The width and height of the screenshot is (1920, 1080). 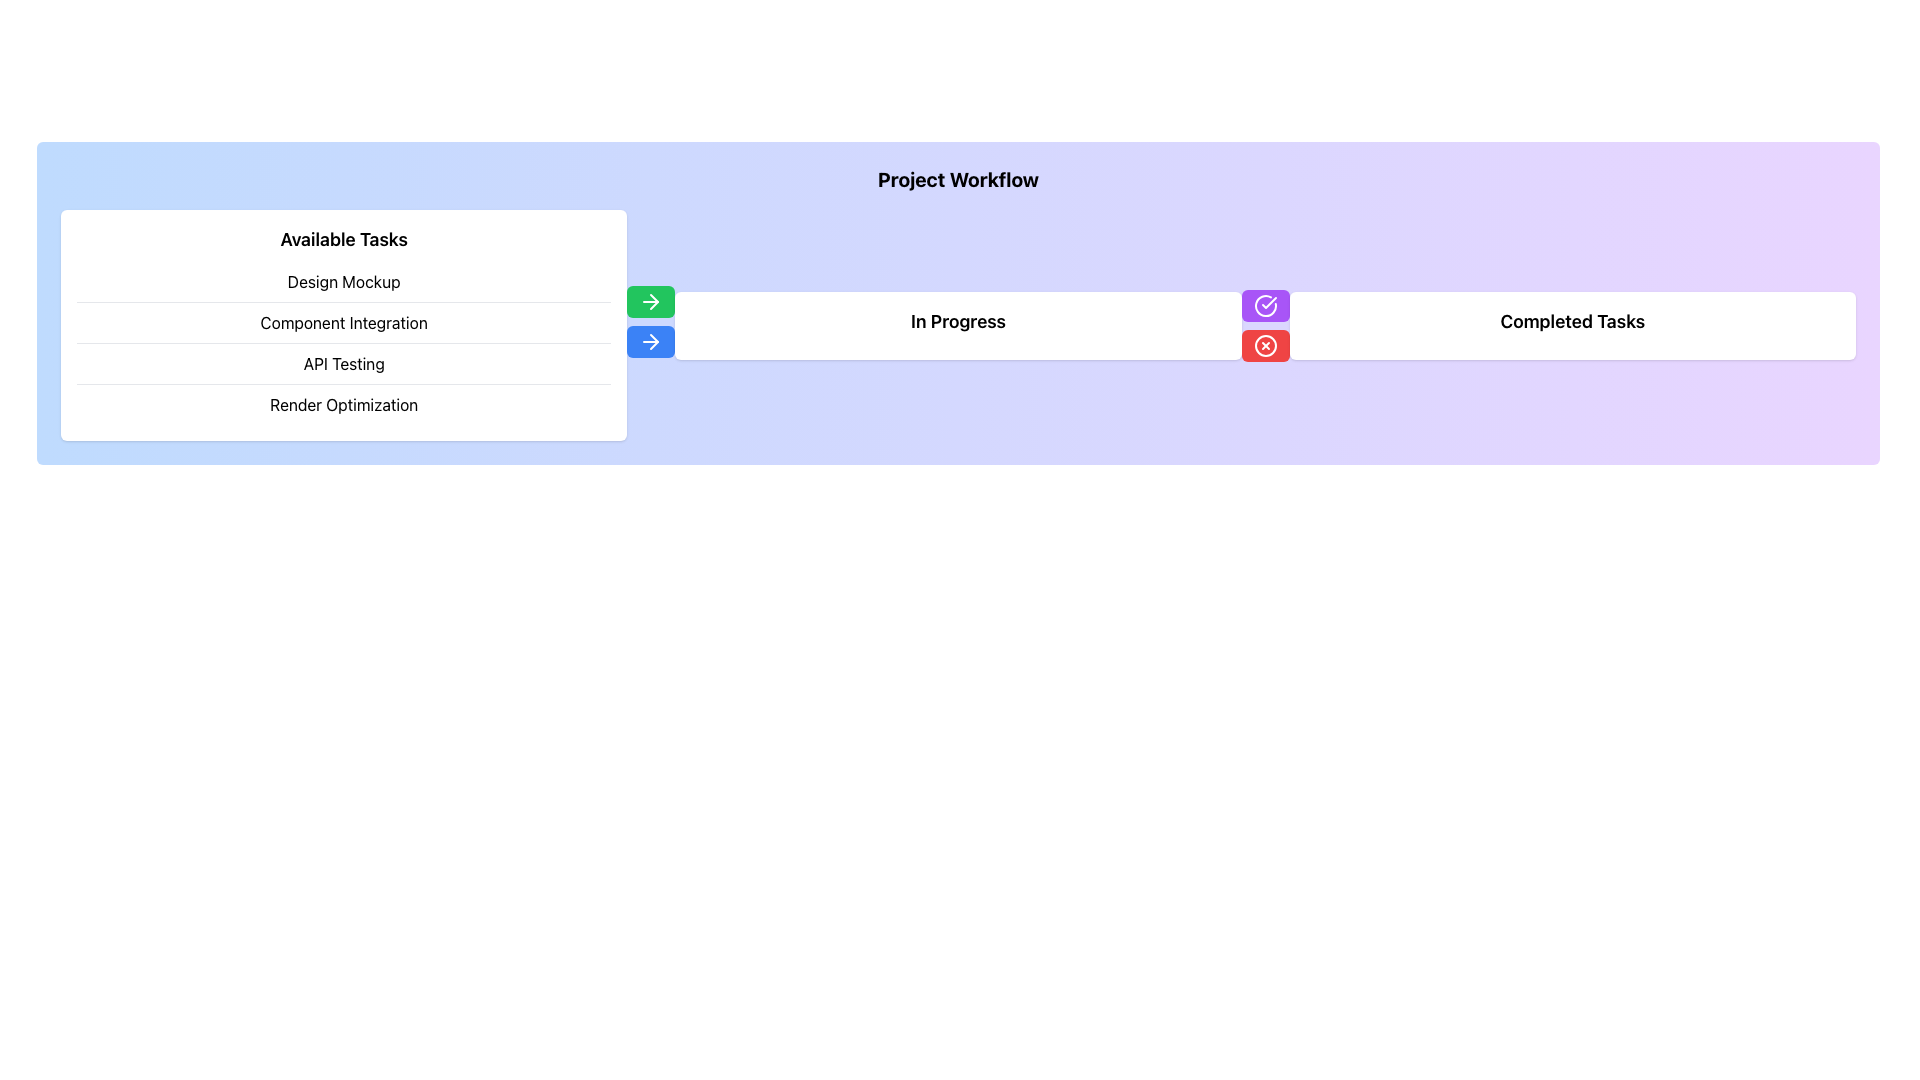 I want to click on the red circular close button with a white cross symbol located in the 'In Progress' section of the task workflow interface, so click(x=1264, y=344).